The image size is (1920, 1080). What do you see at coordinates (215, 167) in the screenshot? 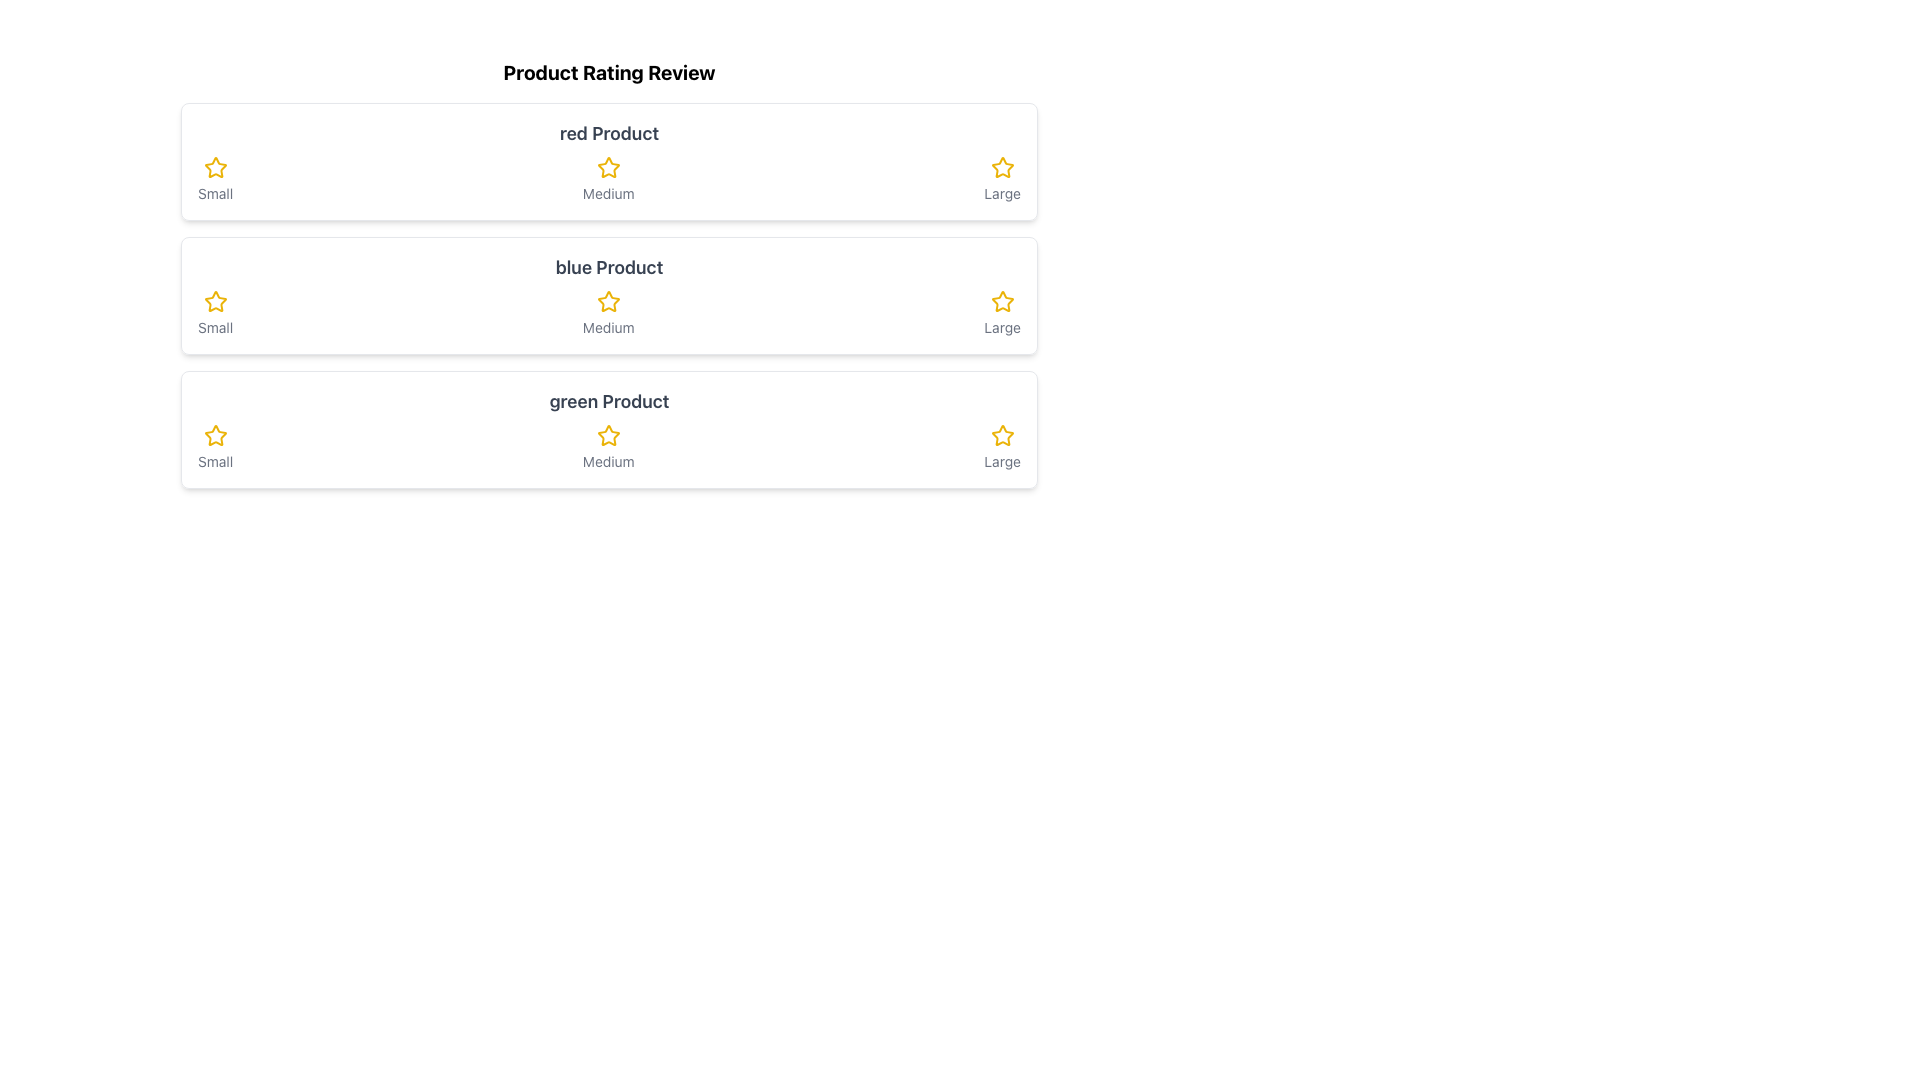
I see `the first star icon on the left in the rating system for the 'red Product'` at bounding box center [215, 167].